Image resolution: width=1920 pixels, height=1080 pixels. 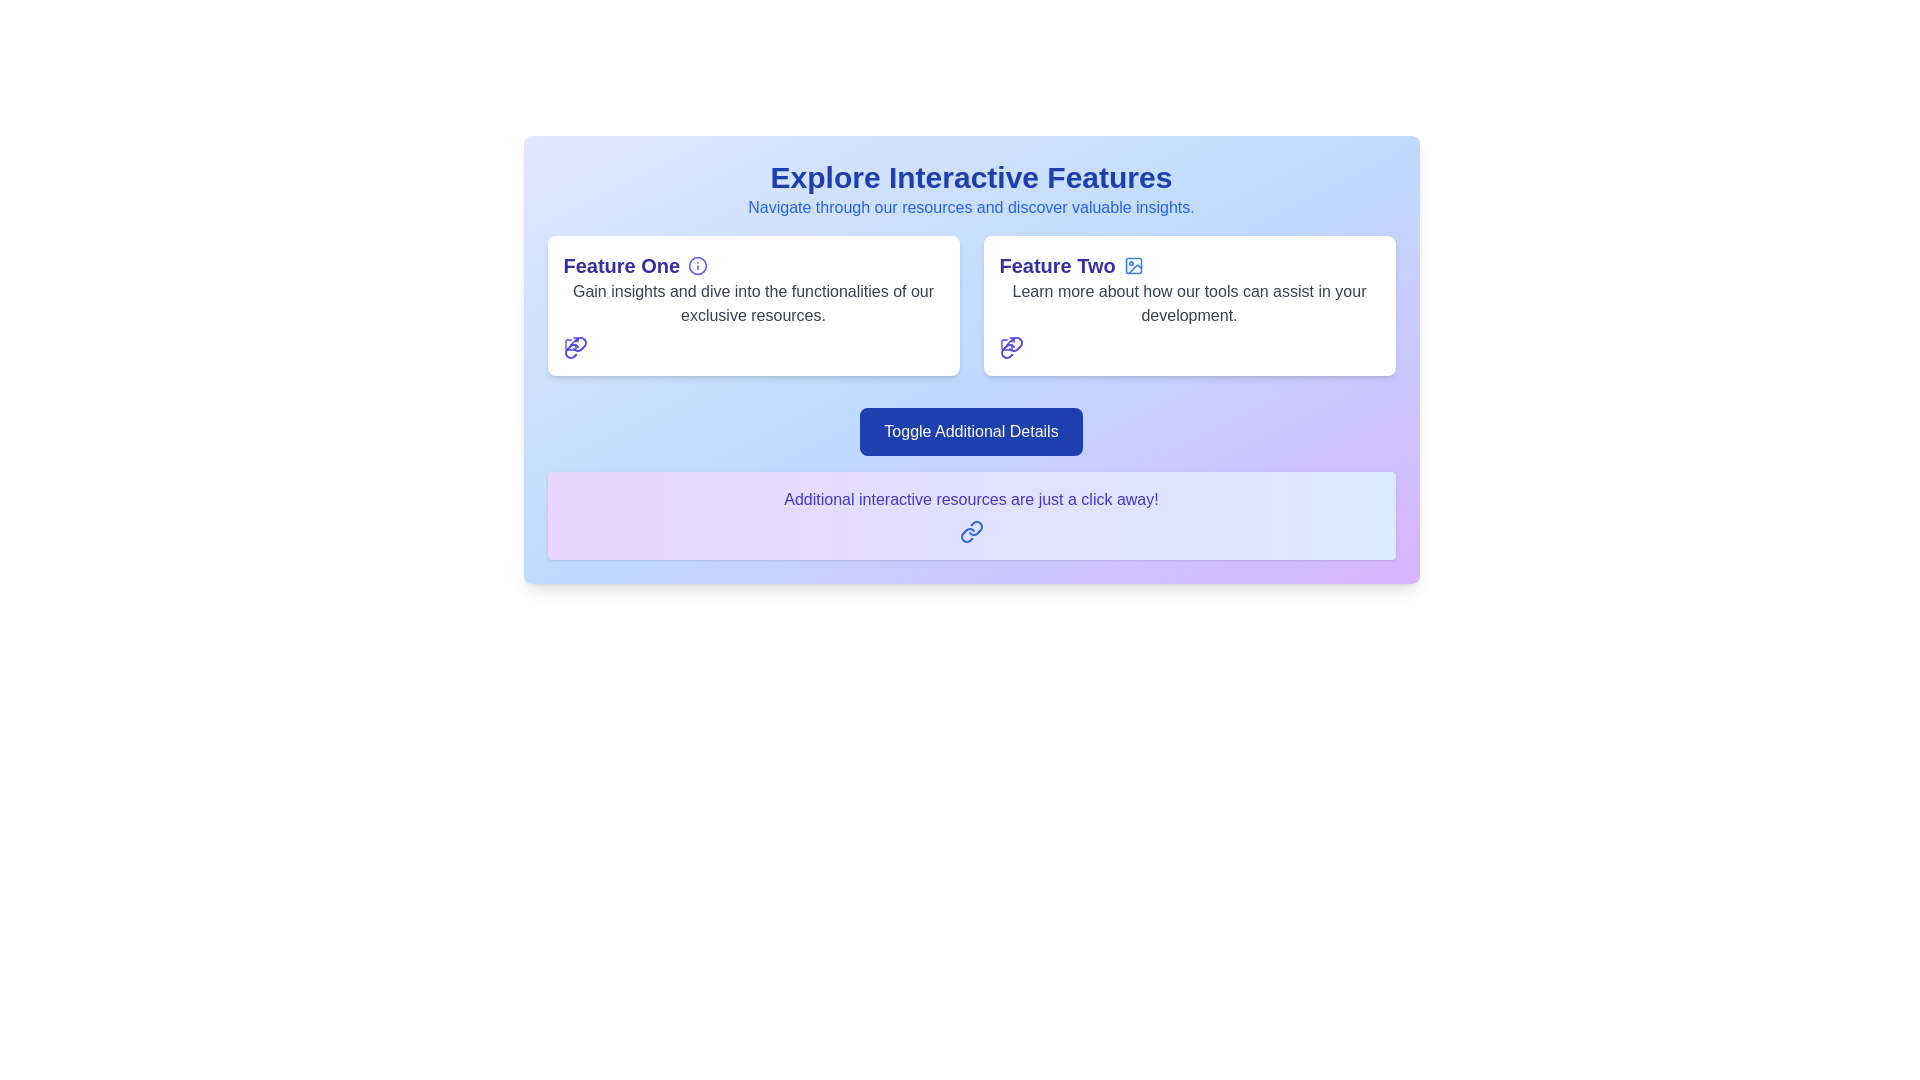 What do you see at coordinates (752, 304) in the screenshot?
I see `the text block displaying 'Gain insights and dive into the functionalities of our exclusive resources.' which is centrally aligned within the first card under the title 'Feature One.'` at bounding box center [752, 304].